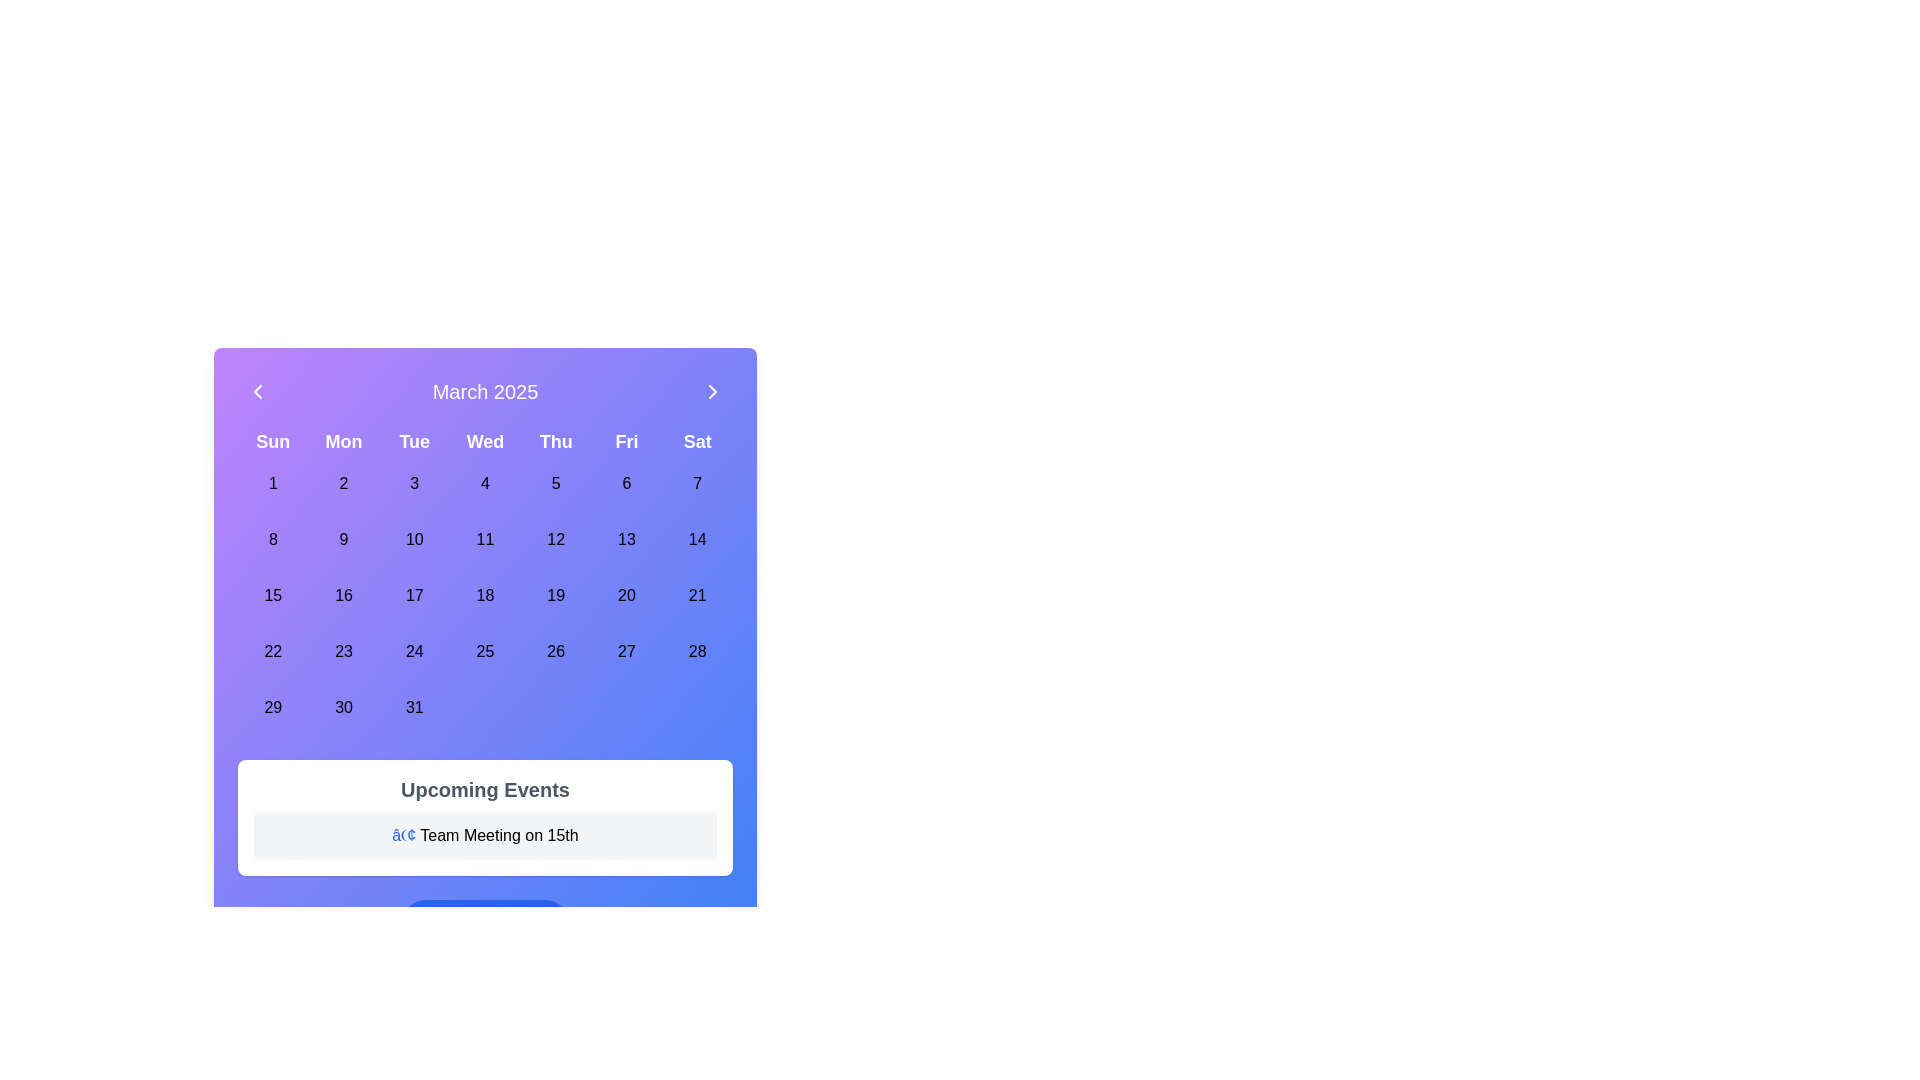 The image size is (1920, 1080). I want to click on the interactive calendar cell representing the 9th day of the month, so click(344, 540).